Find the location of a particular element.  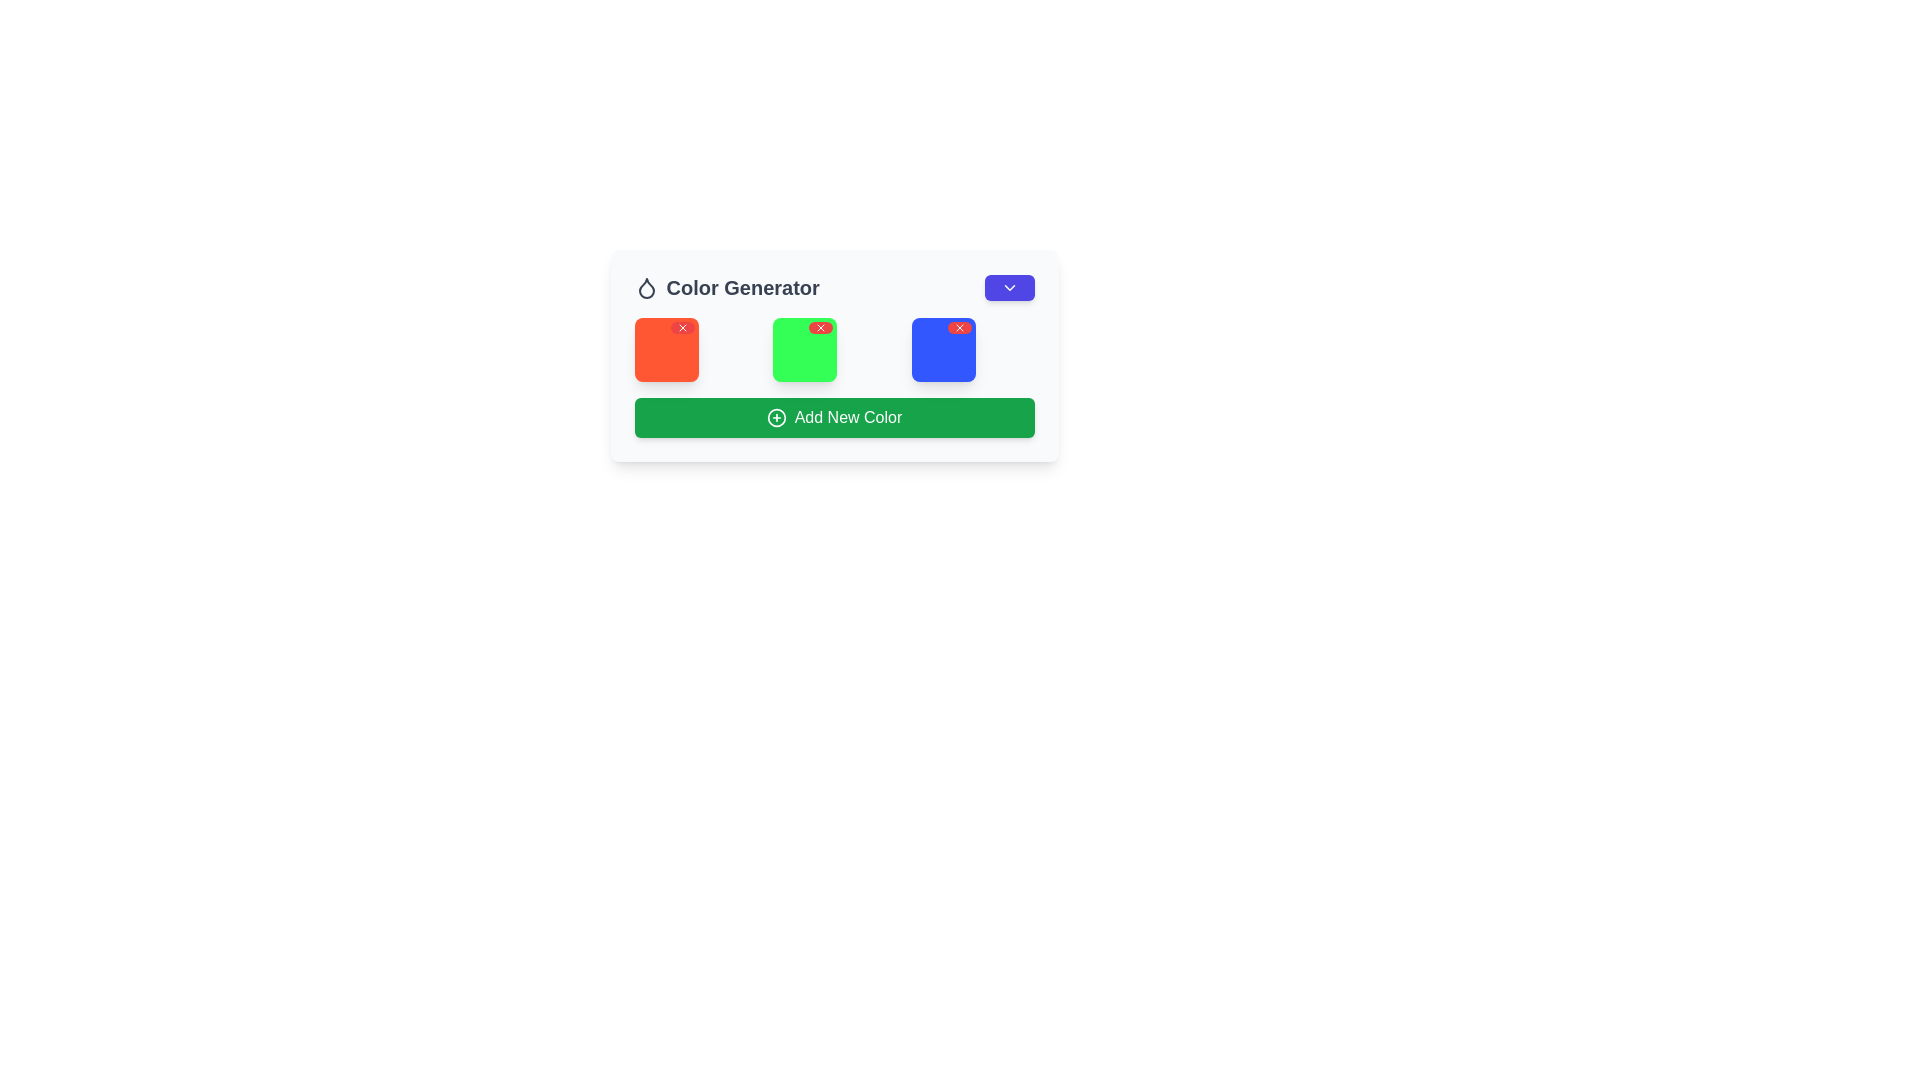

the small red circular badge with a white cross icon located at the top-right corner of the orange square button is located at coordinates (682, 326).